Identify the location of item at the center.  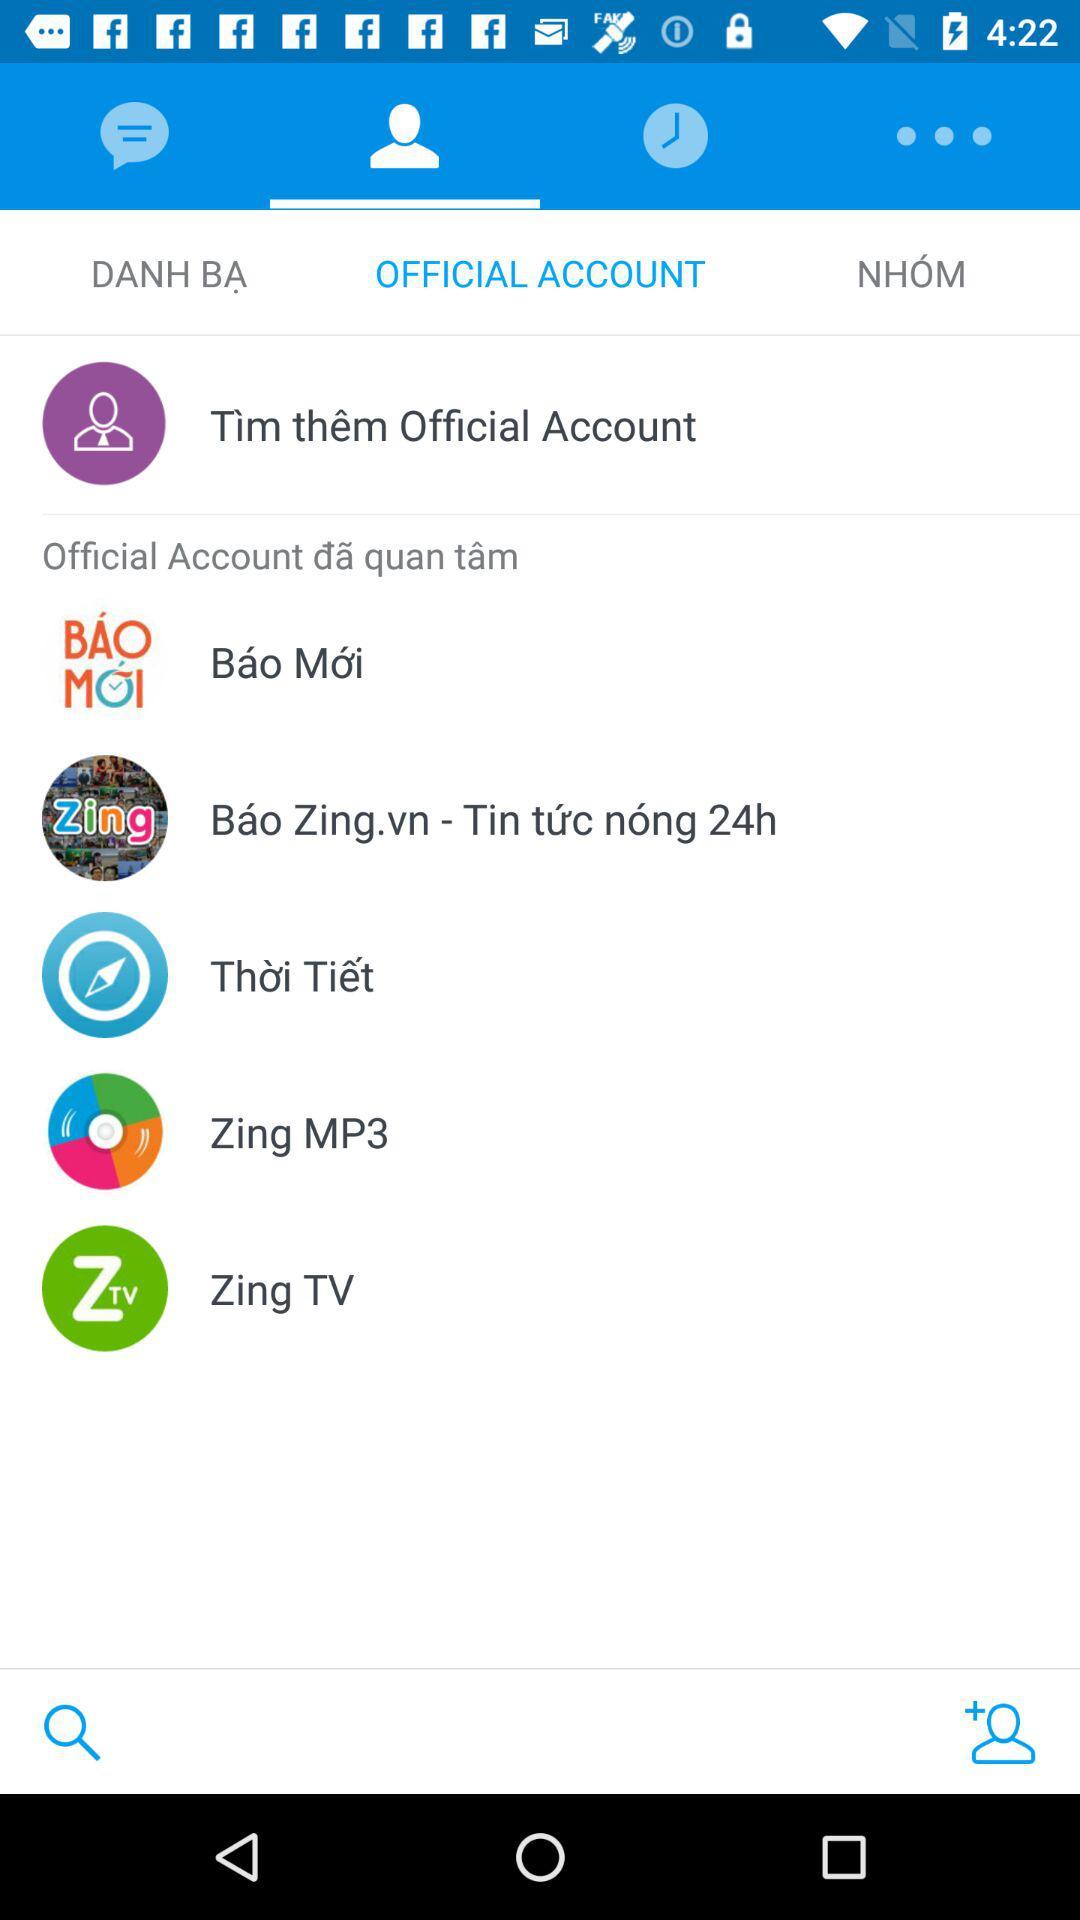
(493, 818).